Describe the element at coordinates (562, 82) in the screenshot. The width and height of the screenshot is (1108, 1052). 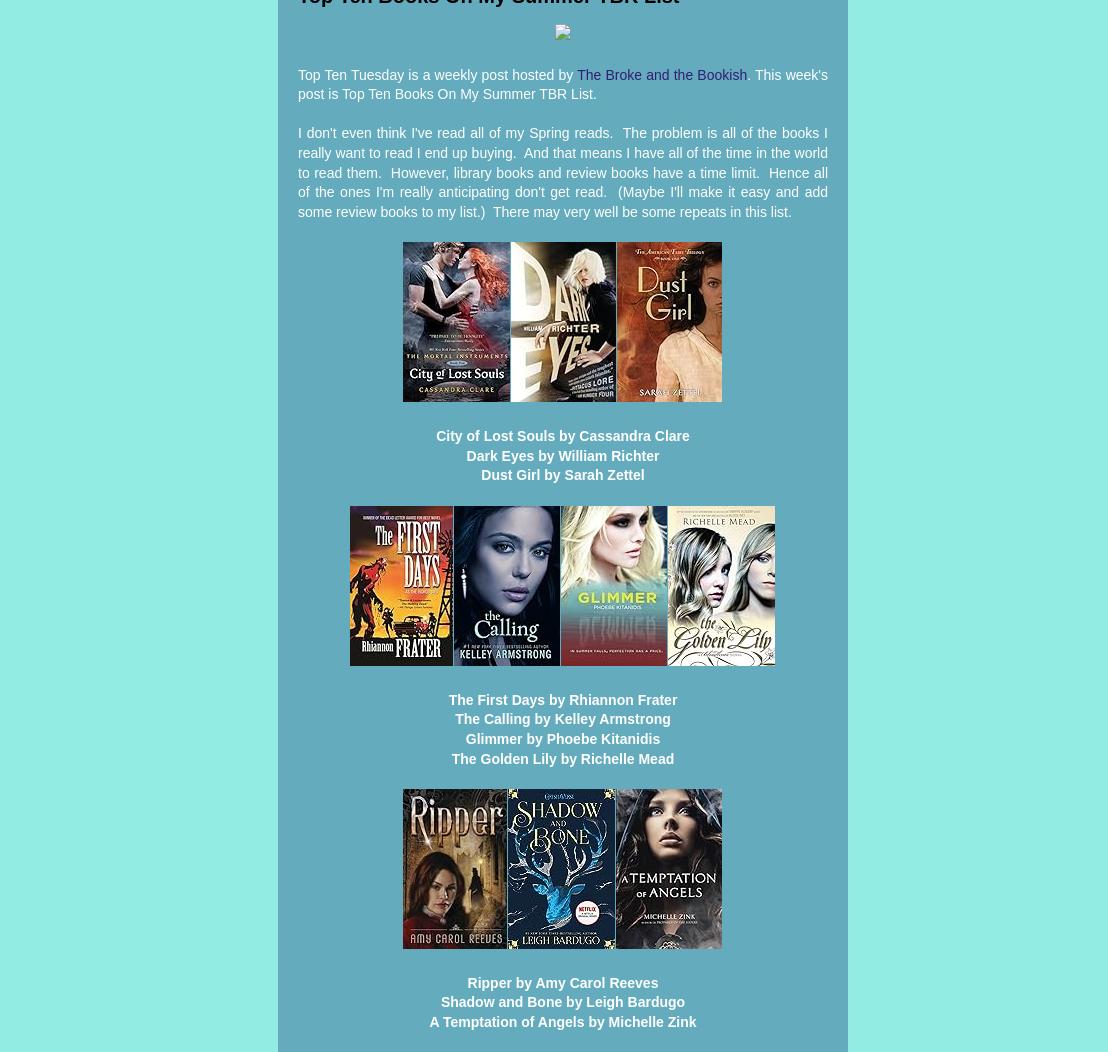
I see `'. This week's post is Top Ten Books On My Summer TBR List.'` at that location.